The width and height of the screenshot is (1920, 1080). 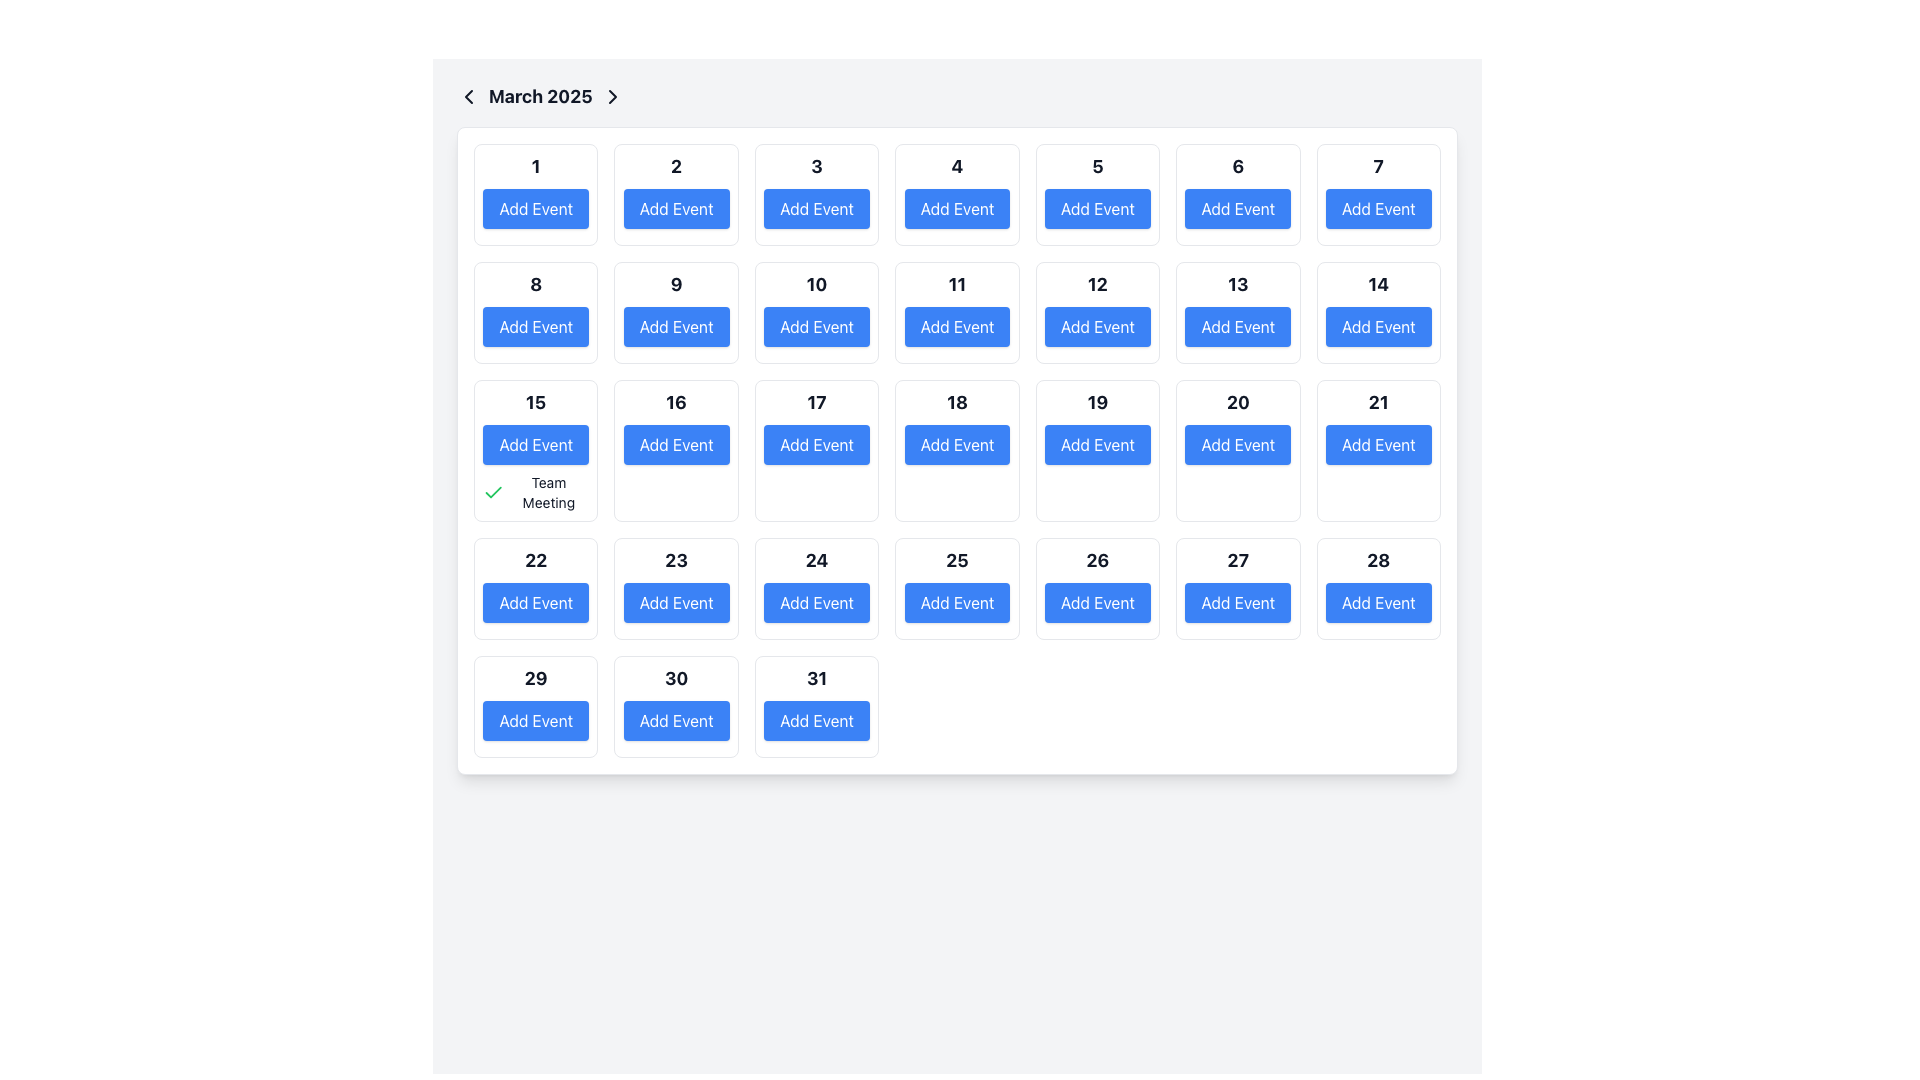 I want to click on the date identifier for March 16, which is positioned in the third row and fourth column of the calendar grid layout, representing the number '16', so click(x=676, y=402).